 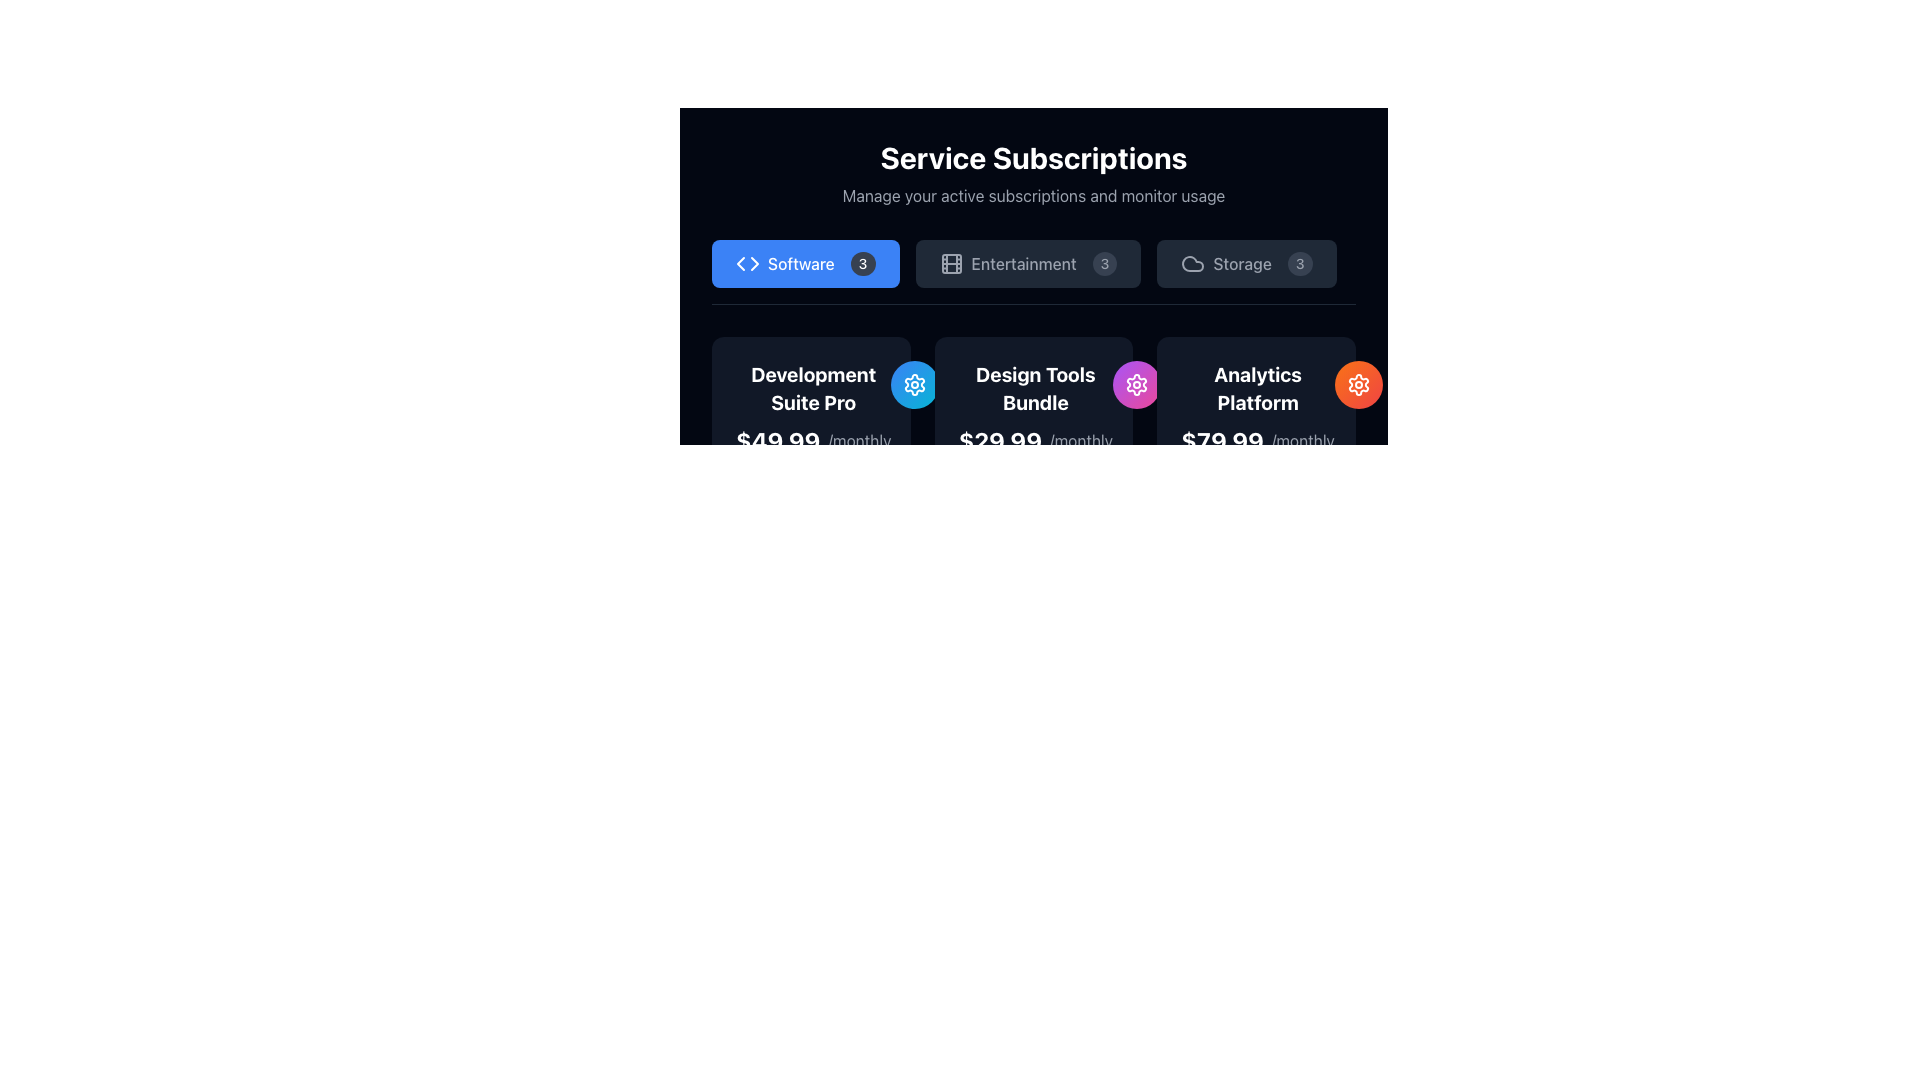 What do you see at coordinates (1358, 385) in the screenshot?
I see `the button located on the far-right side of the 'Analytics Platform' section` at bounding box center [1358, 385].